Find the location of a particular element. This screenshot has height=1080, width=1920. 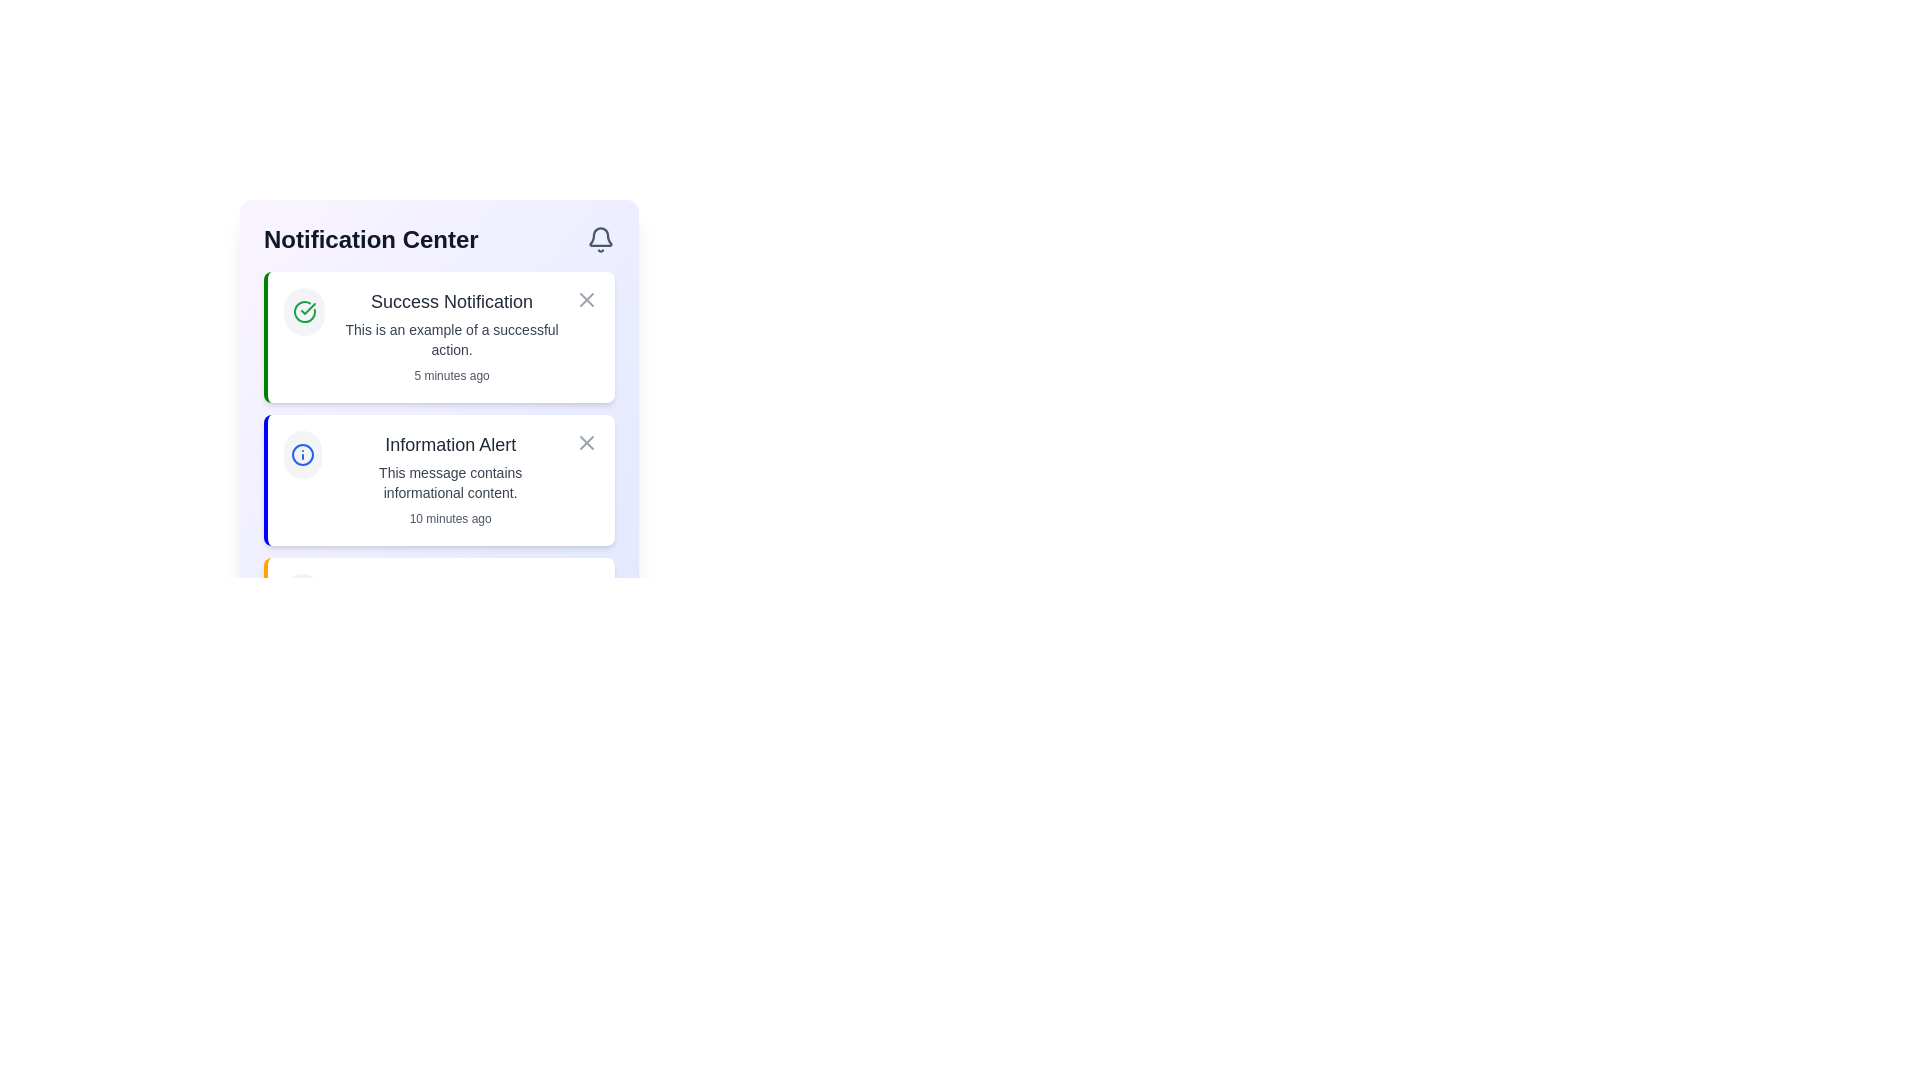

message in the first notification box, which has a green border on the left and contains the title 'Success Notification' and the message 'This is an example of a successful action.' is located at coordinates (438, 336).